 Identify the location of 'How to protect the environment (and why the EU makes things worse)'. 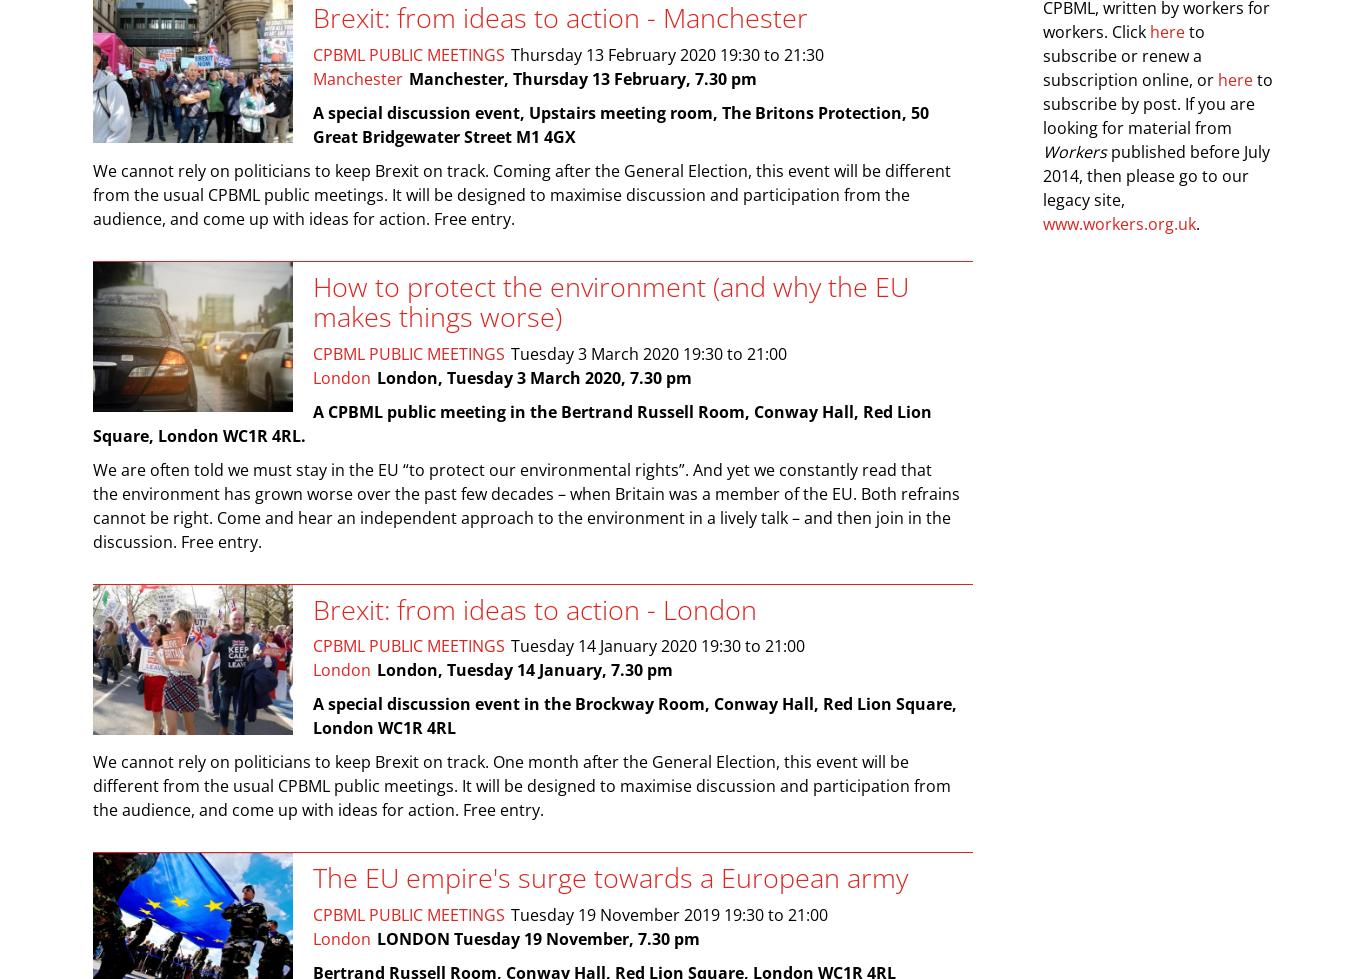
(610, 301).